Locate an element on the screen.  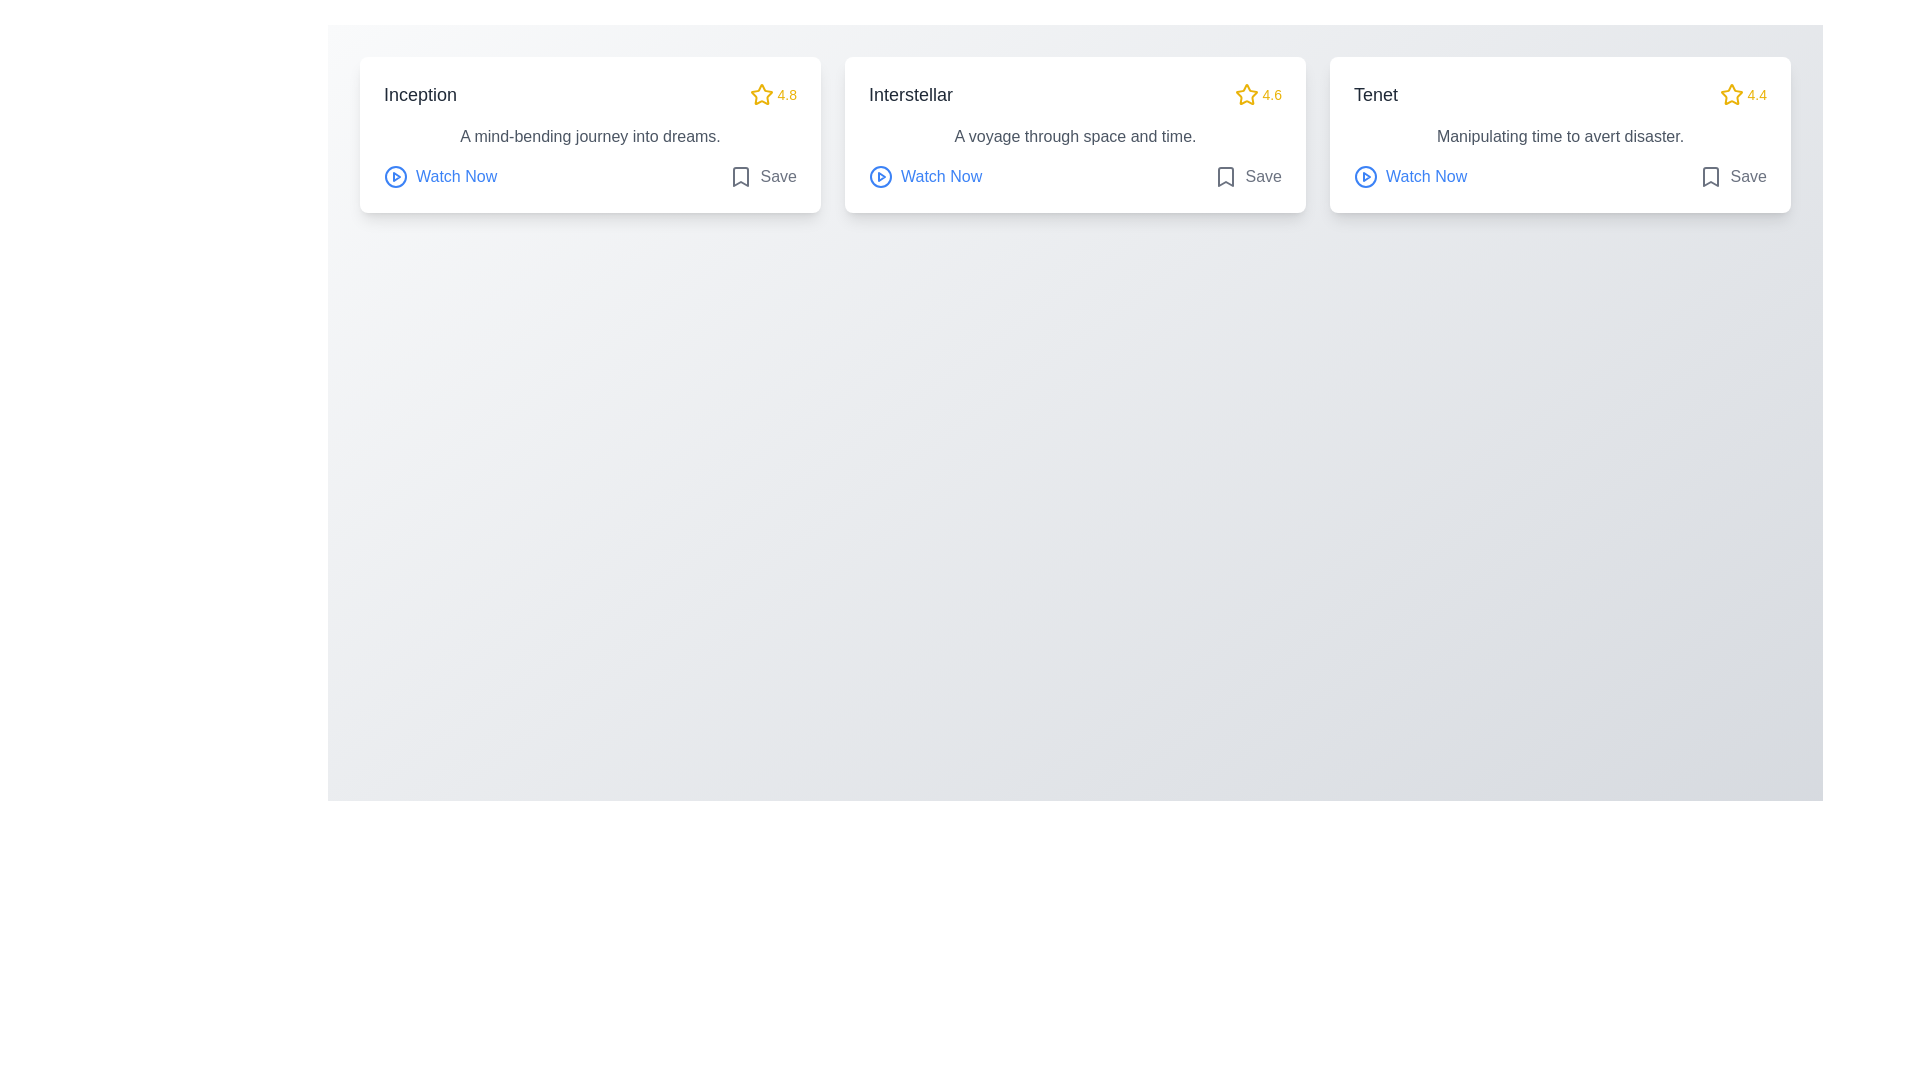
the 'Save' icon located on the left side of the 'Save' text within the third card of the movie 'Tenet' is located at coordinates (1709, 176).